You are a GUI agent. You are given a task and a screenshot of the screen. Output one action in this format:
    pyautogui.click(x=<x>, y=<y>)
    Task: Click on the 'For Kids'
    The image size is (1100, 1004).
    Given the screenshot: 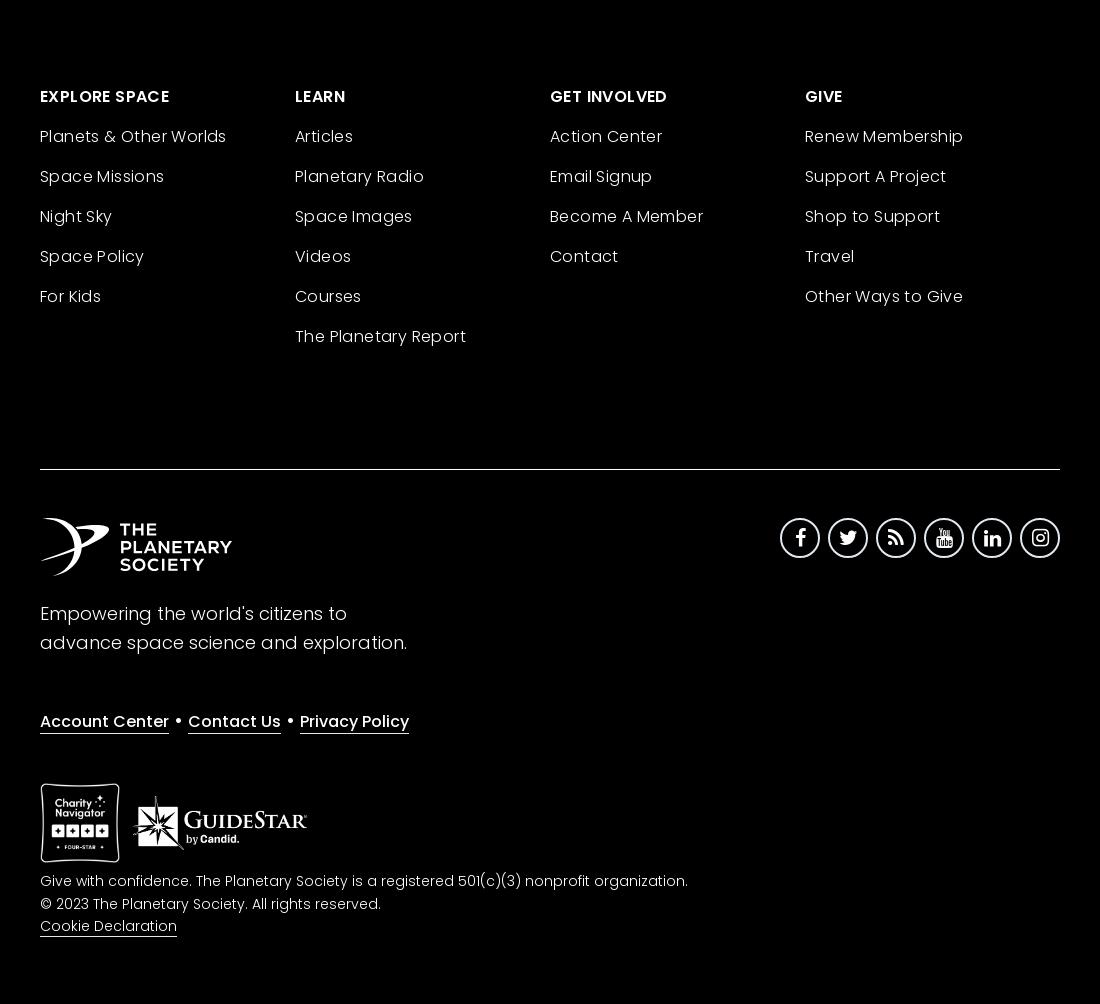 What is the action you would take?
    pyautogui.click(x=70, y=295)
    